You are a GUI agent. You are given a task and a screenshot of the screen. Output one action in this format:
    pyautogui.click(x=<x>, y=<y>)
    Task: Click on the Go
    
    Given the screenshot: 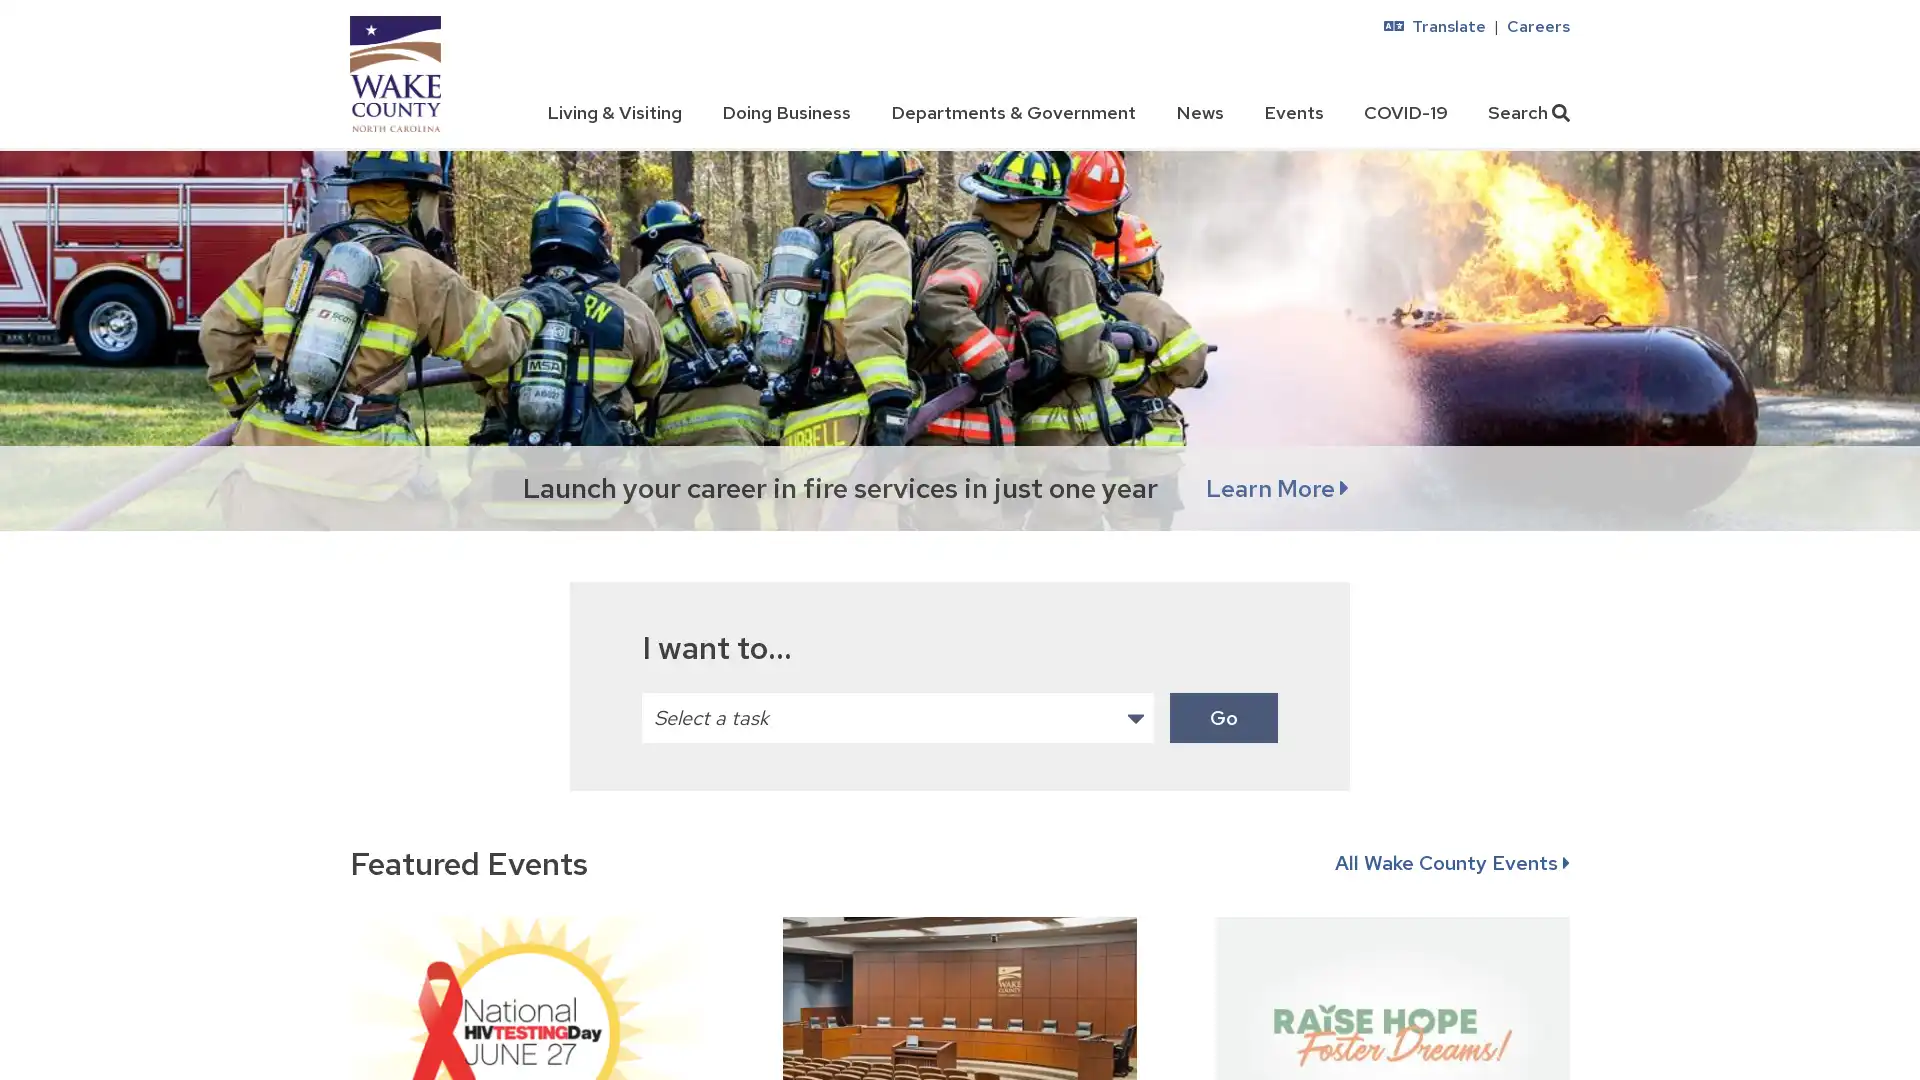 What is the action you would take?
    pyautogui.click(x=1223, y=716)
    